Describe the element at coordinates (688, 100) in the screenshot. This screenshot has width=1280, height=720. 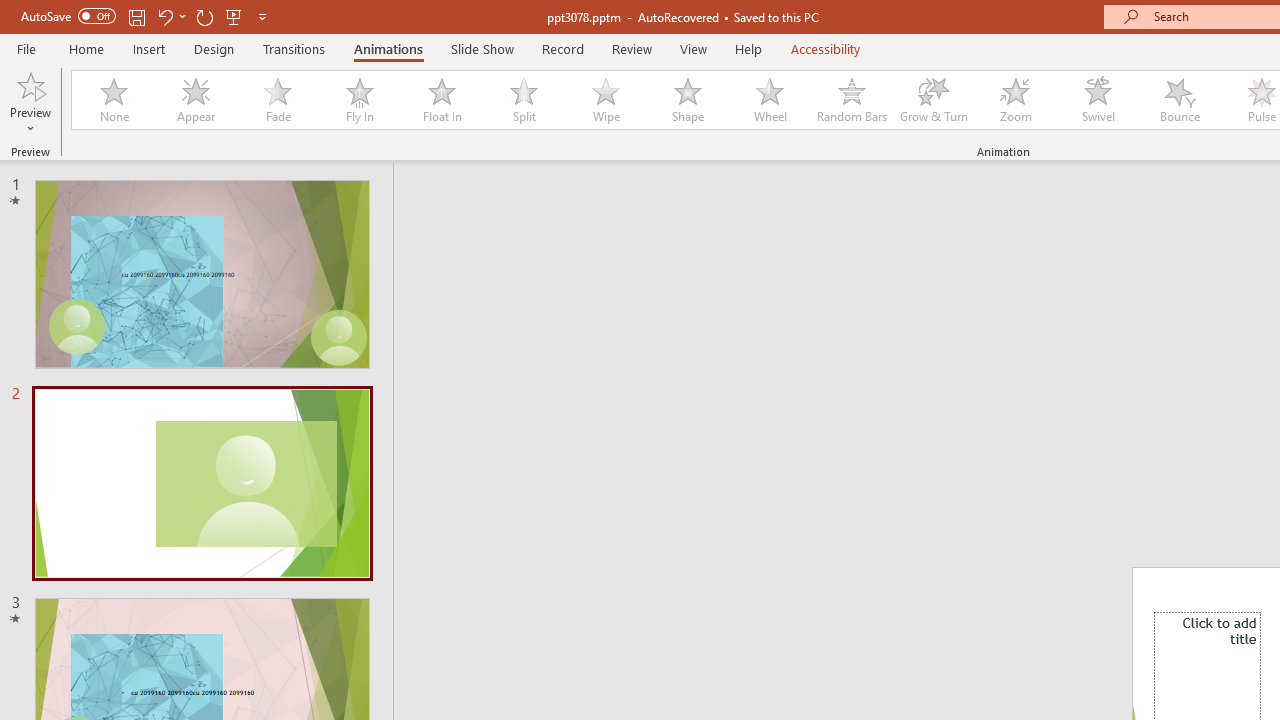
I see `'Shape'` at that location.